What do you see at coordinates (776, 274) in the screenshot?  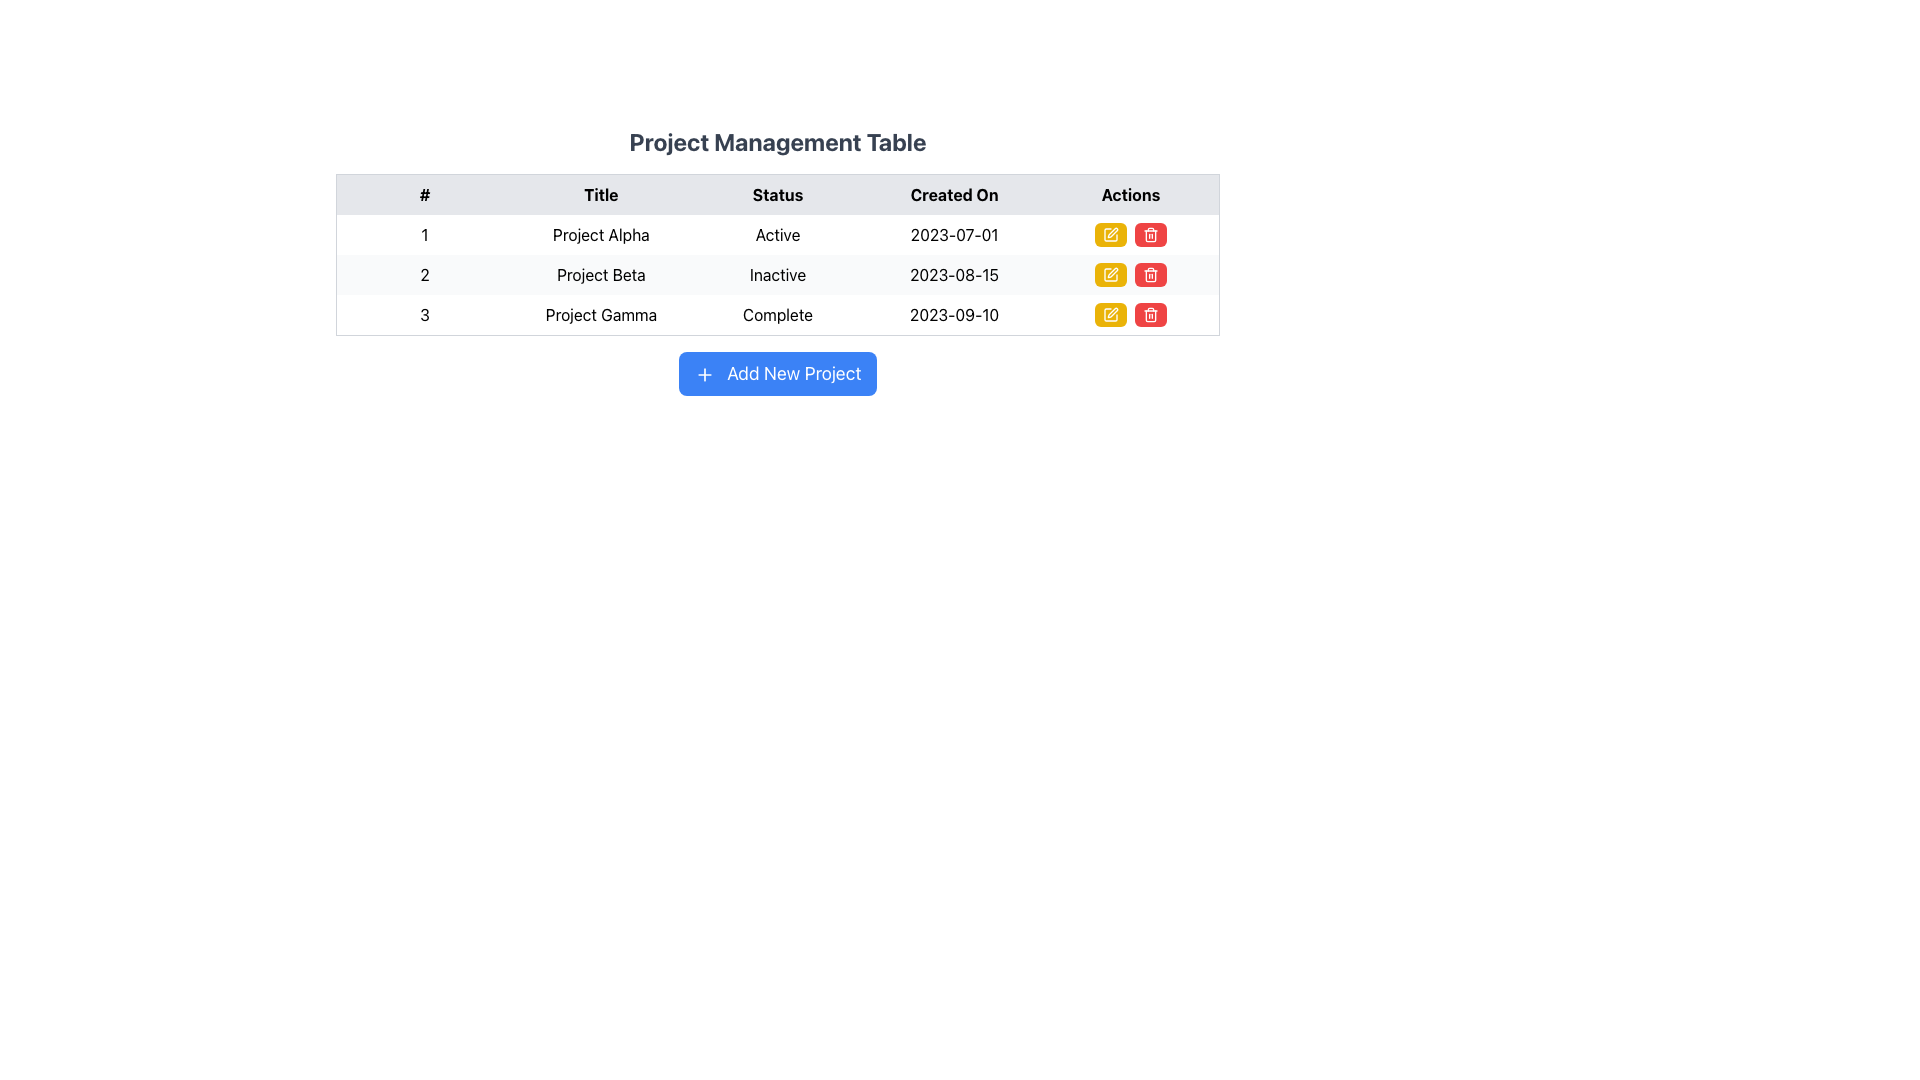 I see `the static text label reading 'Inactive' that is located in the 'Status' column of the table for 'Project Beta'` at bounding box center [776, 274].